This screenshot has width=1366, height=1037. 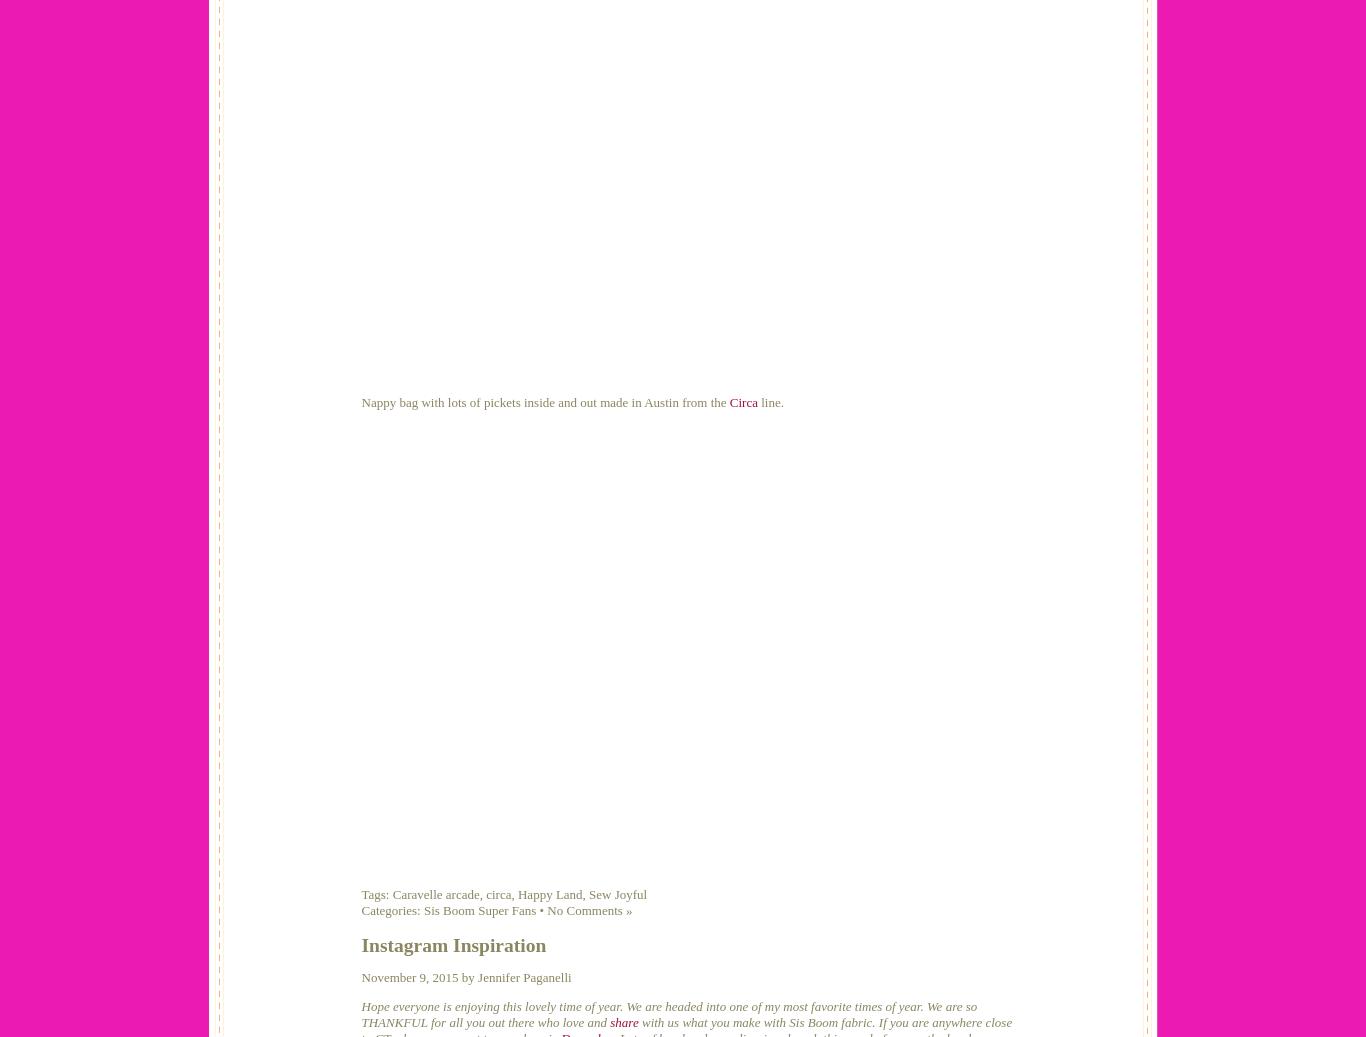 I want to click on 'Sew Joyful', so click(x=616, y=893).